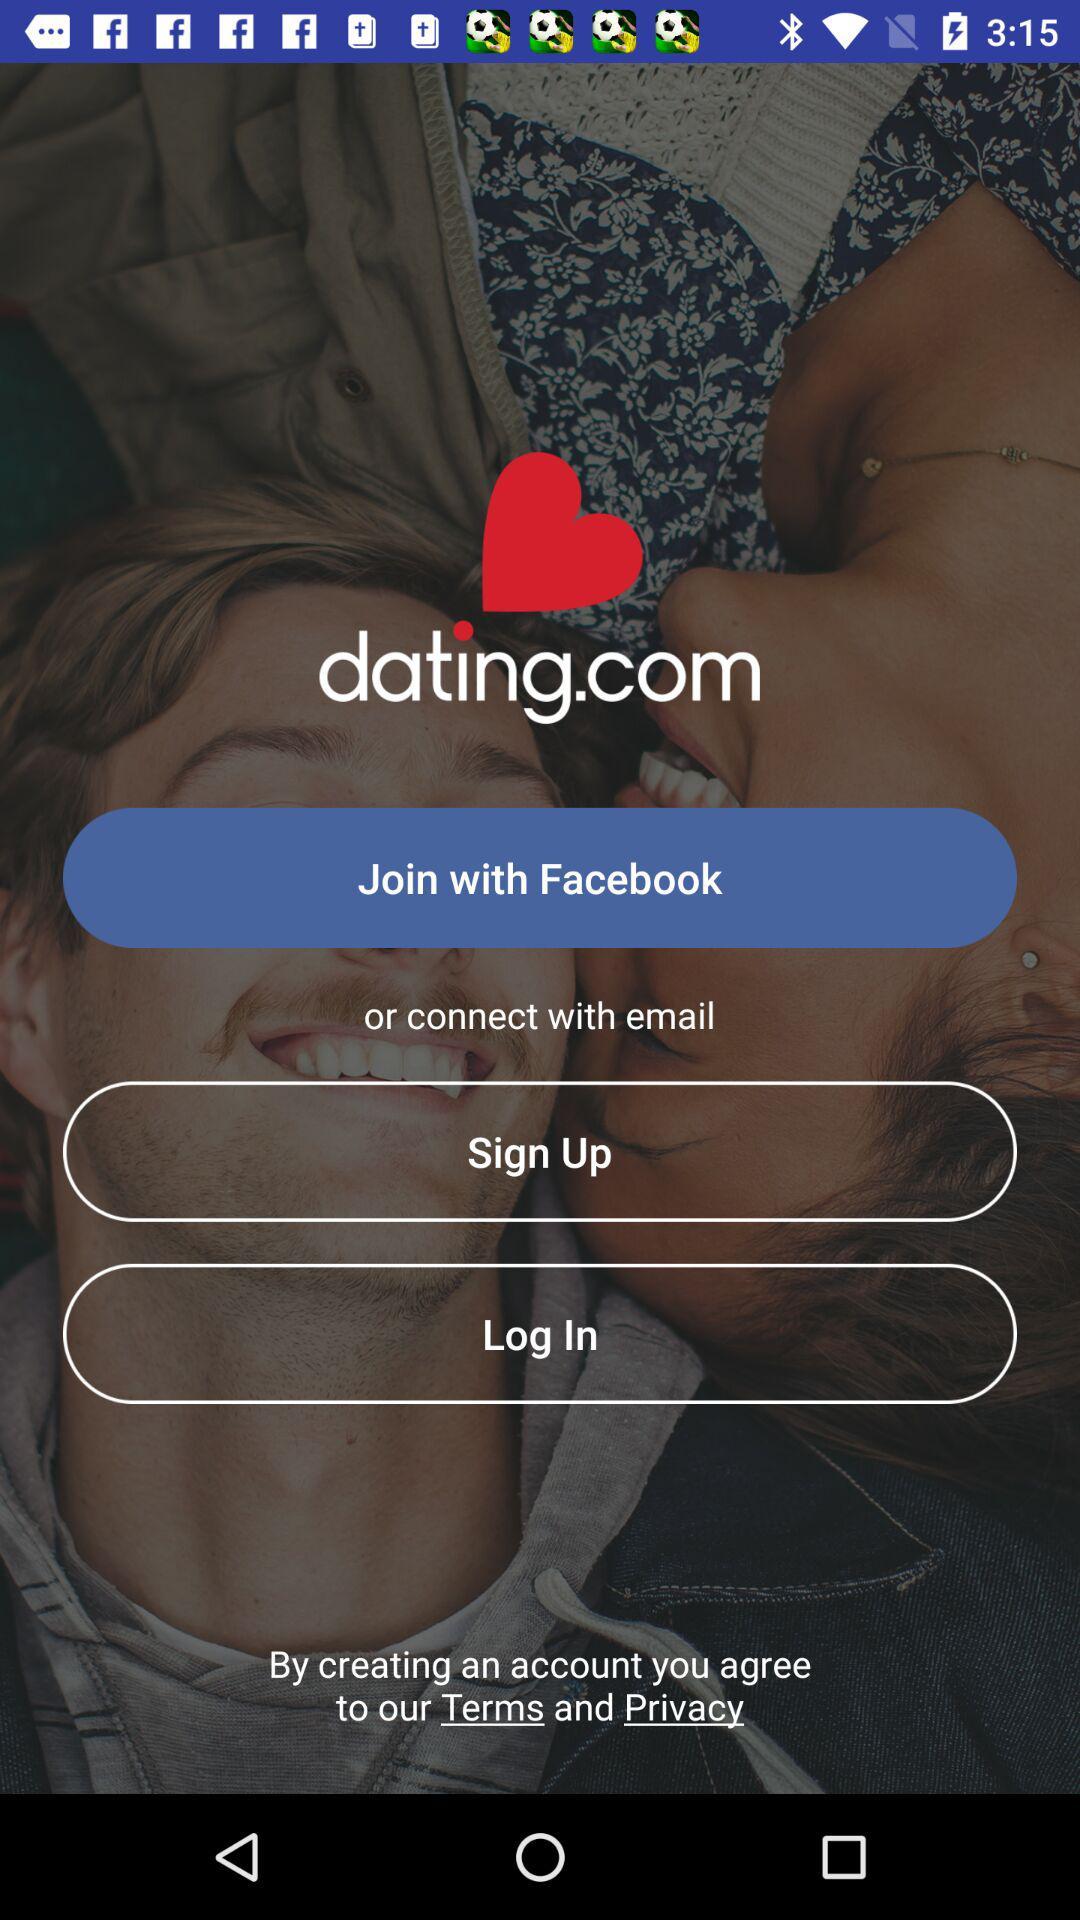 The image size is (1080, 1920). I want to click on the icon above the log in icon, so click(540, 1151).